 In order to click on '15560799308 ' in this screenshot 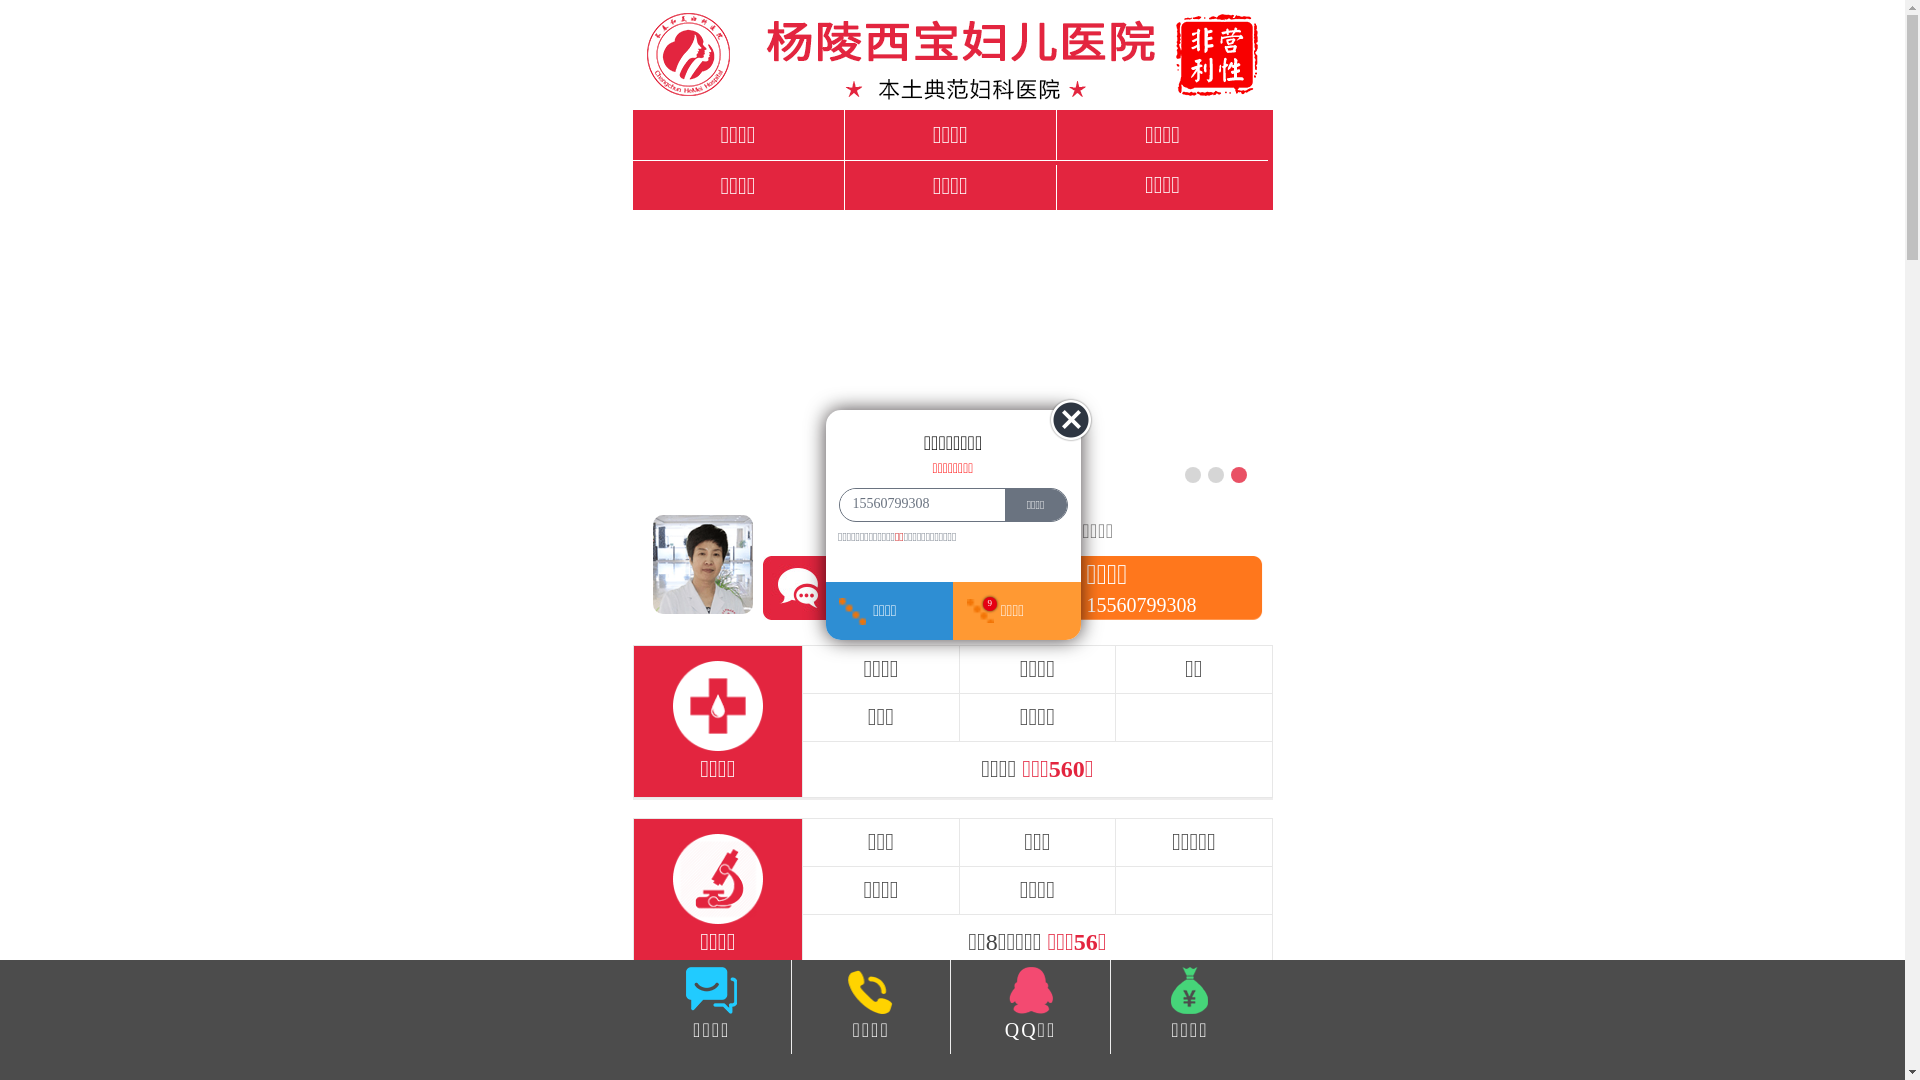, I will do `click(916, 503)`.